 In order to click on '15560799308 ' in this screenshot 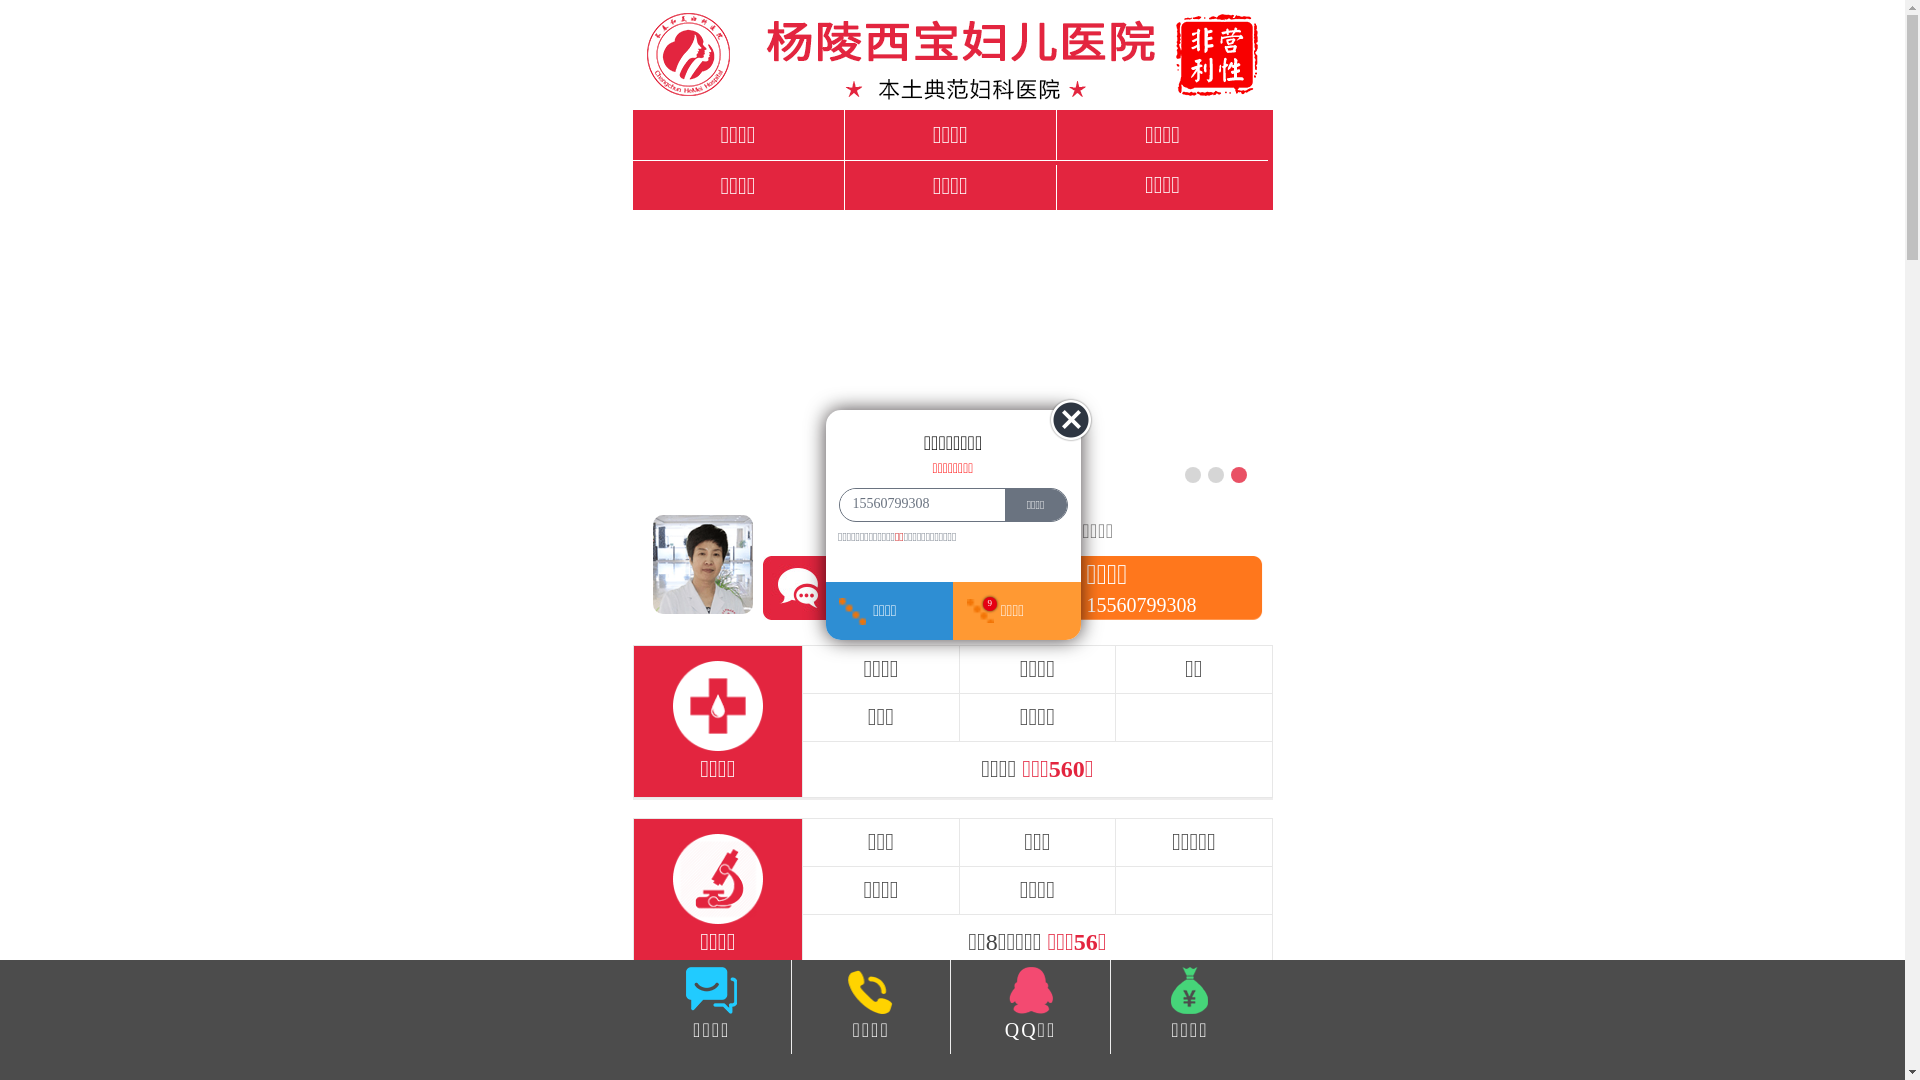, I will do `click(916, 503)`.